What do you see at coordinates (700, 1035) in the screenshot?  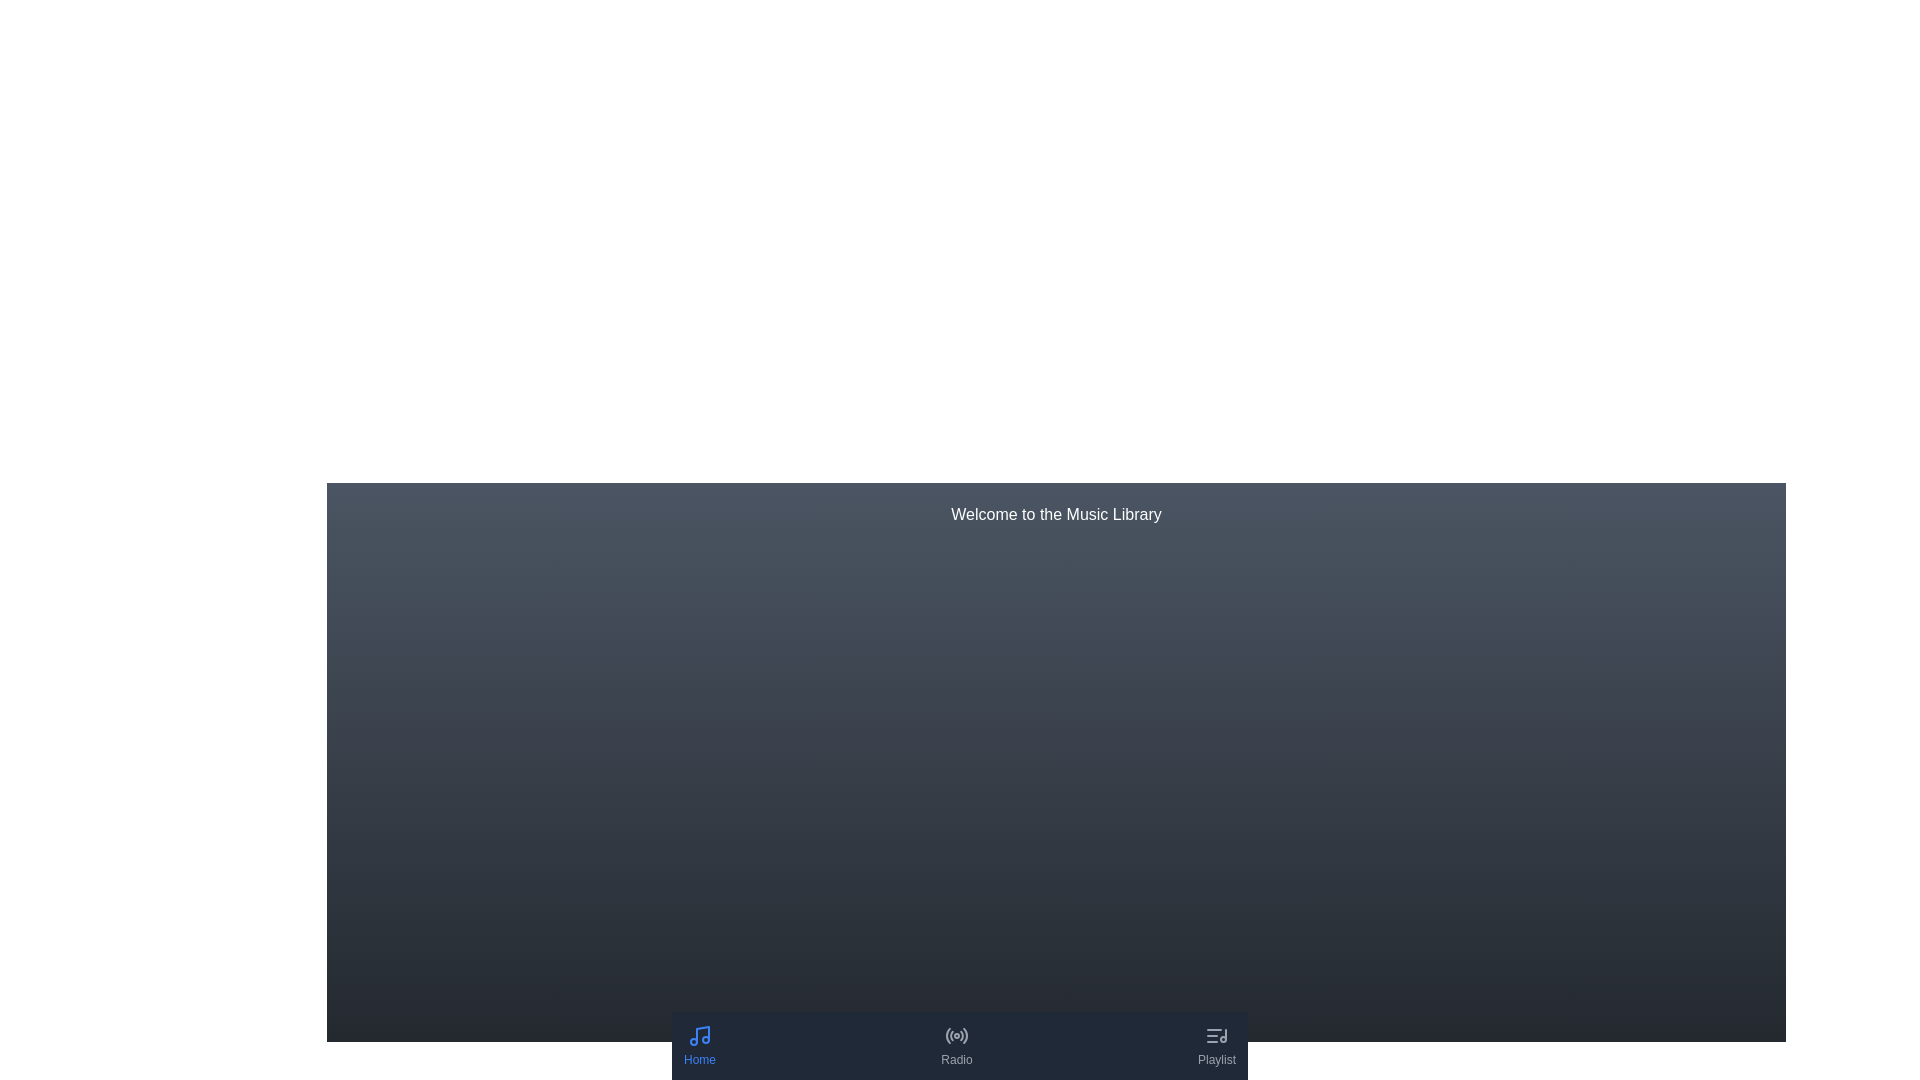 I see `the first SVG-based icon in the bottom navigation bar` at bounding box center [700, 1035].